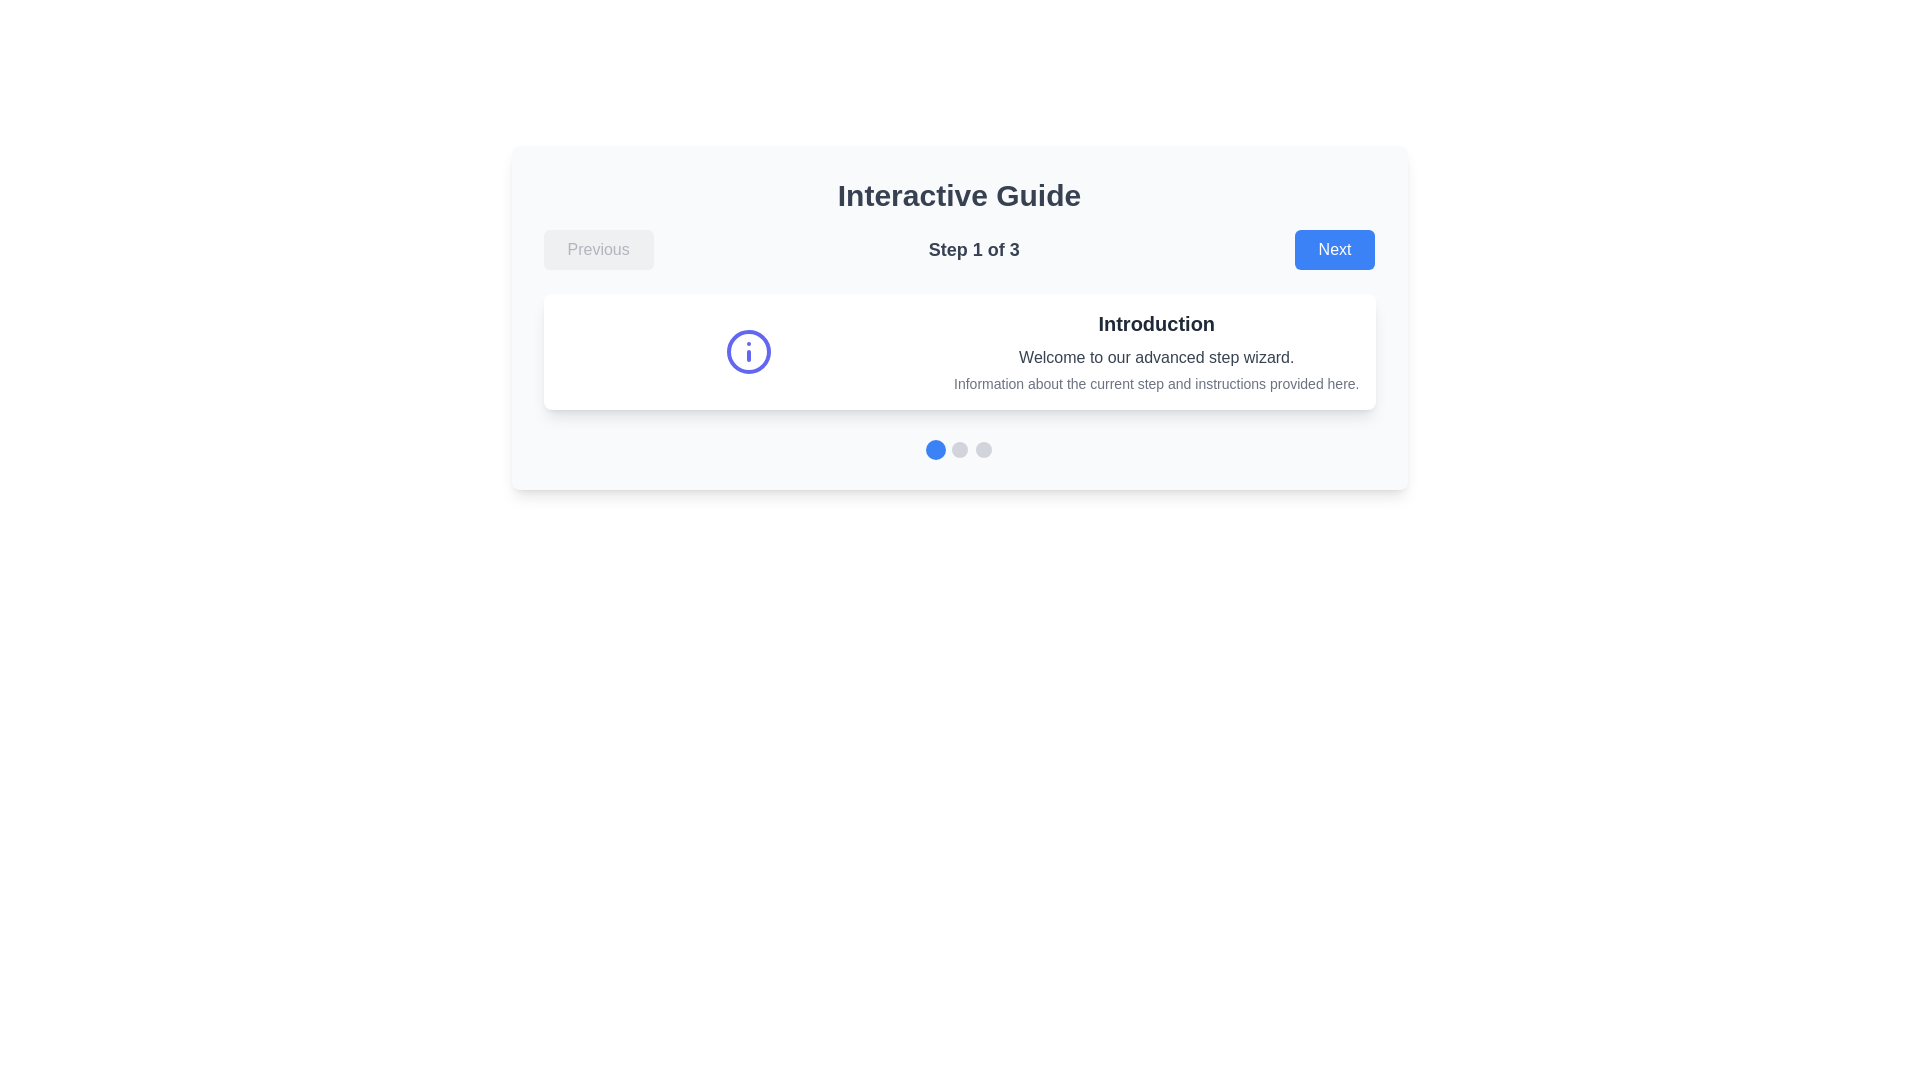  I want to click on the third circular progress indicator located at the bottom-center of the layout, which is gray and has no visible text or icon, so click(983, 450).